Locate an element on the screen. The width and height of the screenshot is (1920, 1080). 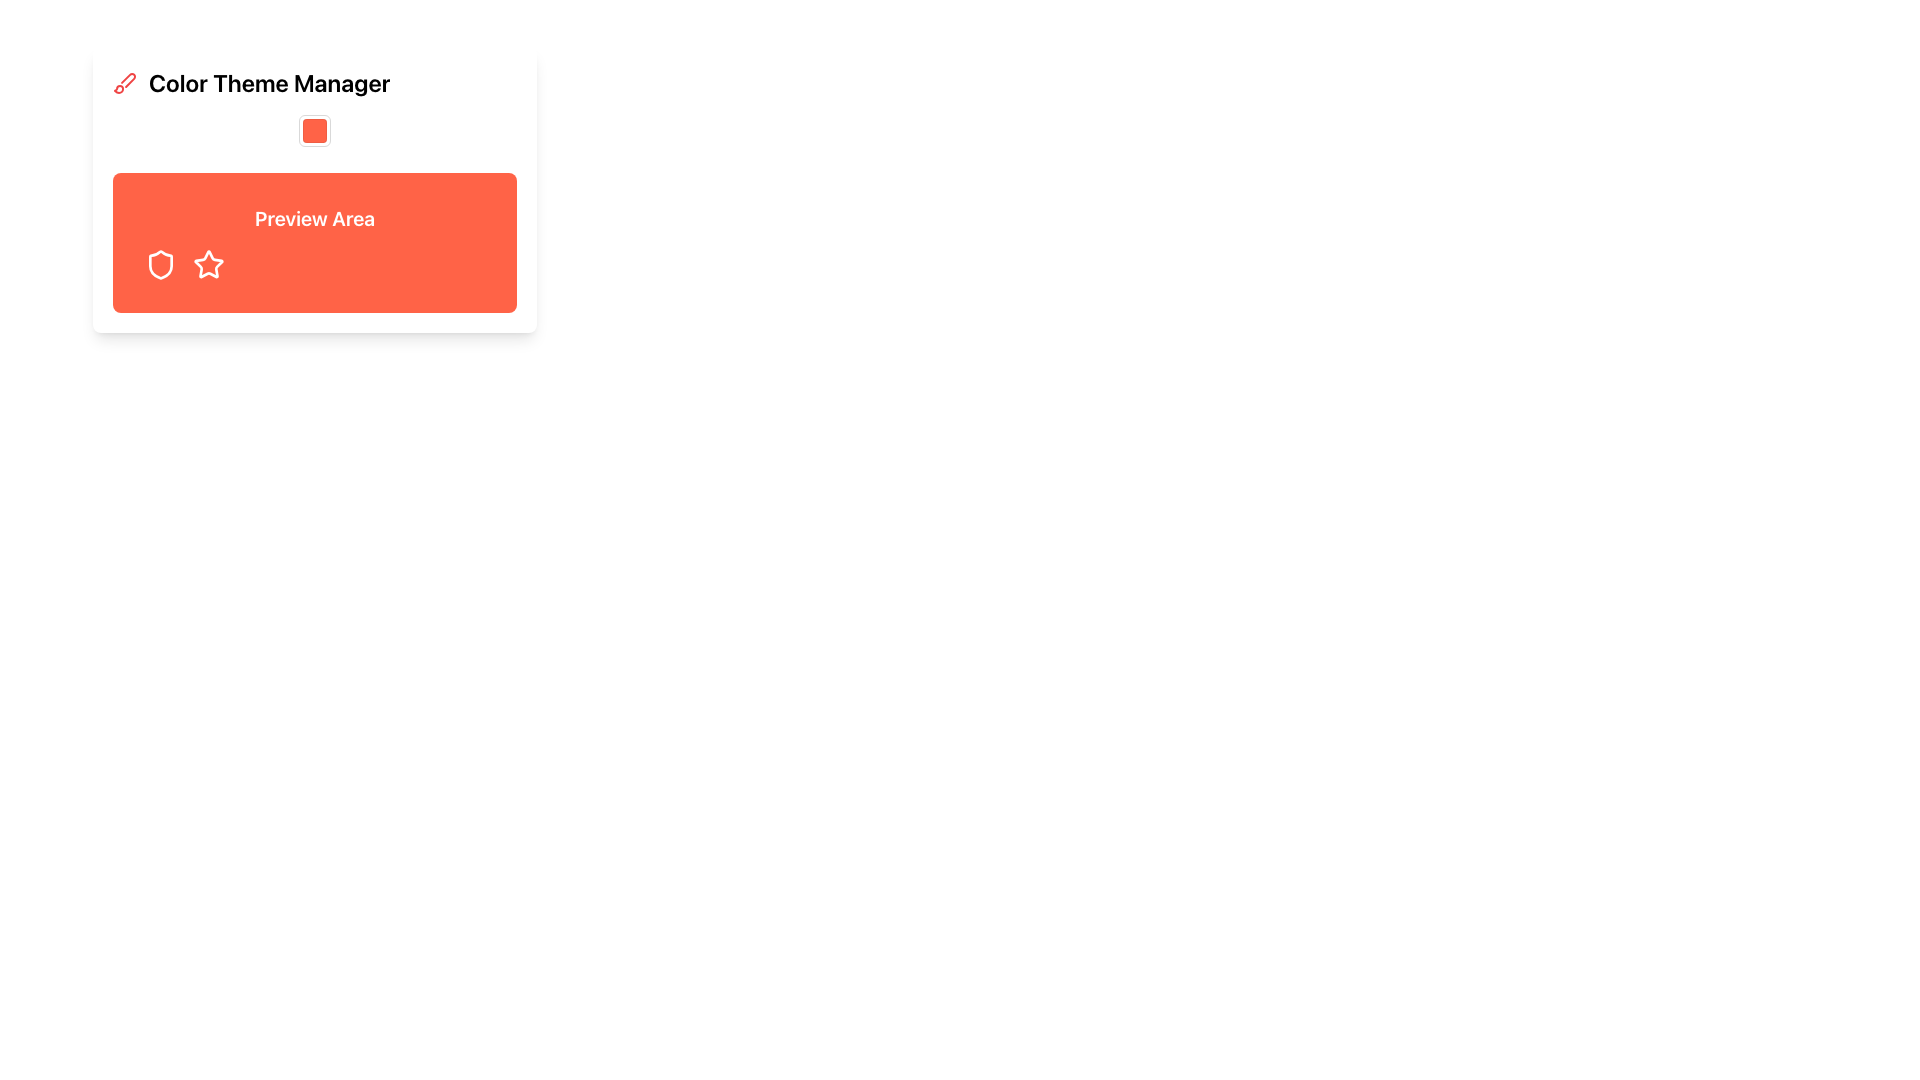
the second icon from the left is located at coordinates (207, 262).